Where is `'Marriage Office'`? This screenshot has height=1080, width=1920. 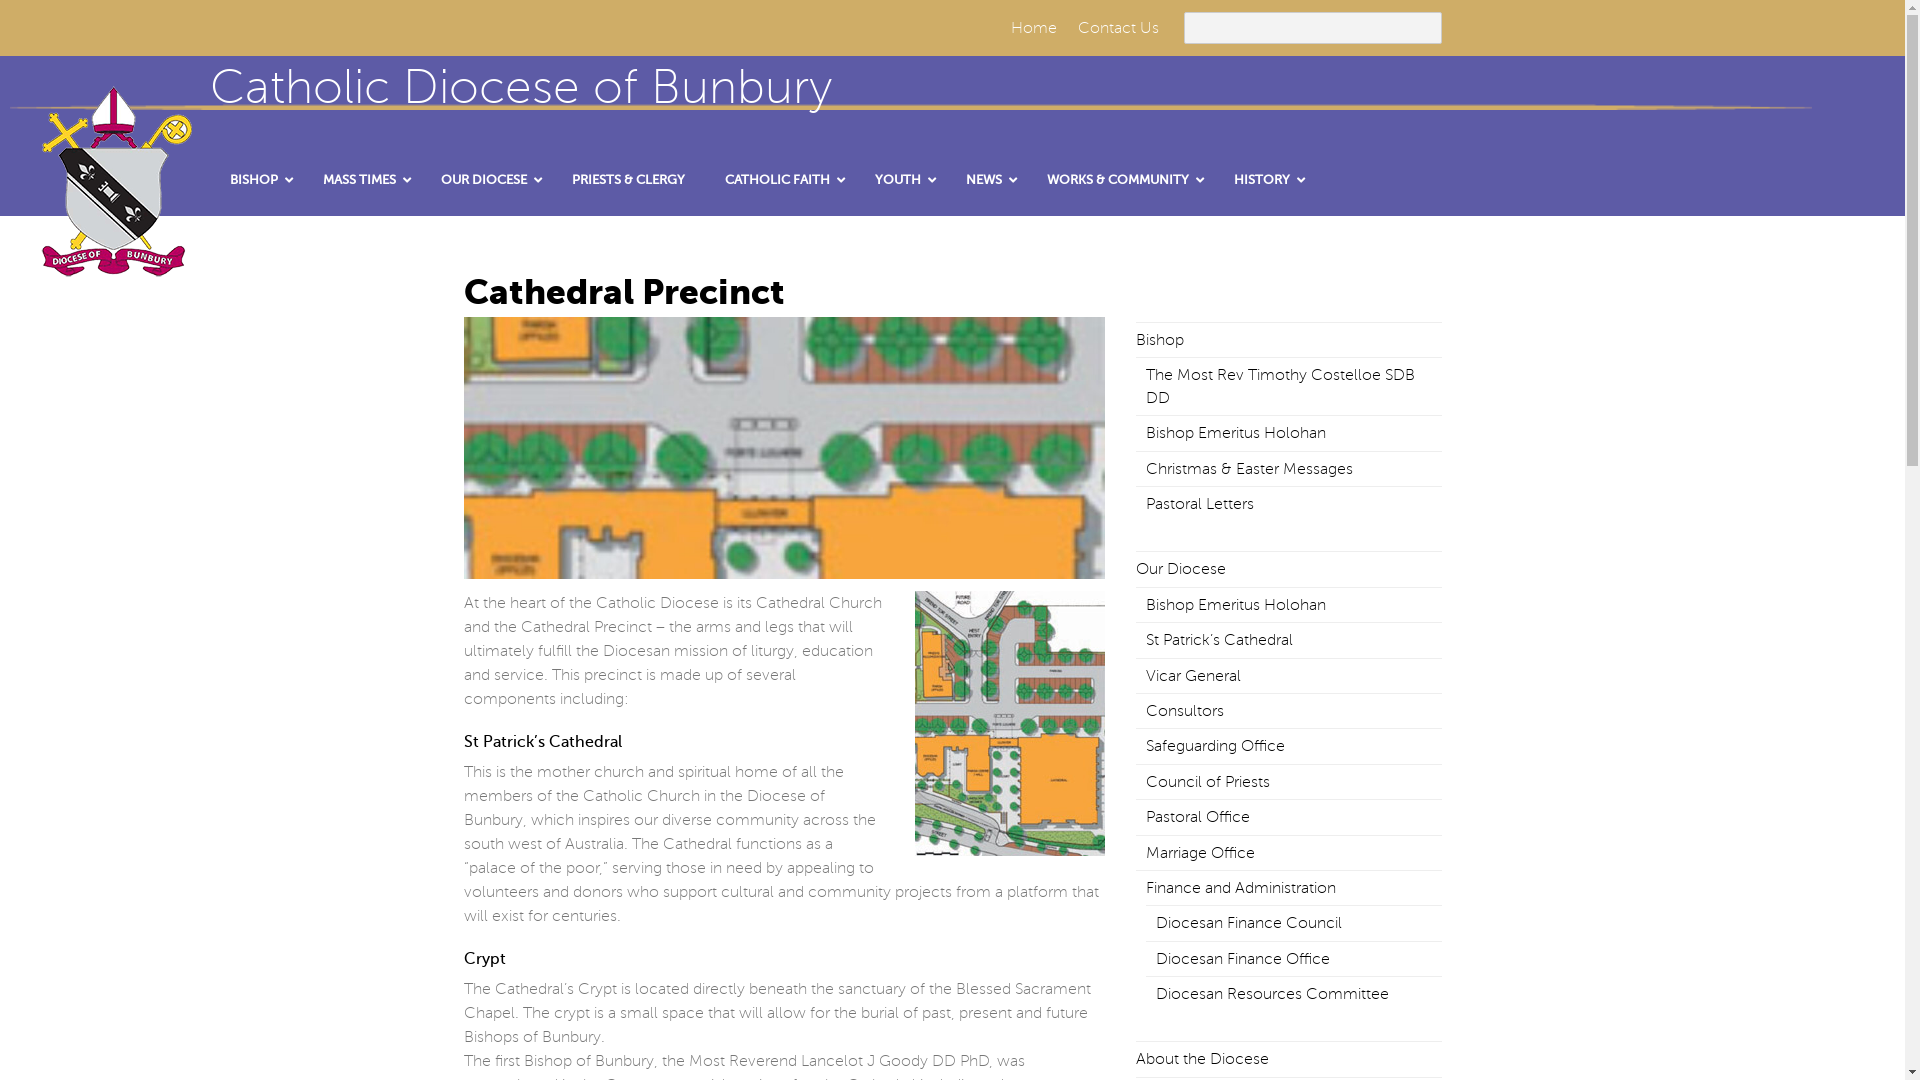
'Marriage Office' is located at coordinates (1200, 852).